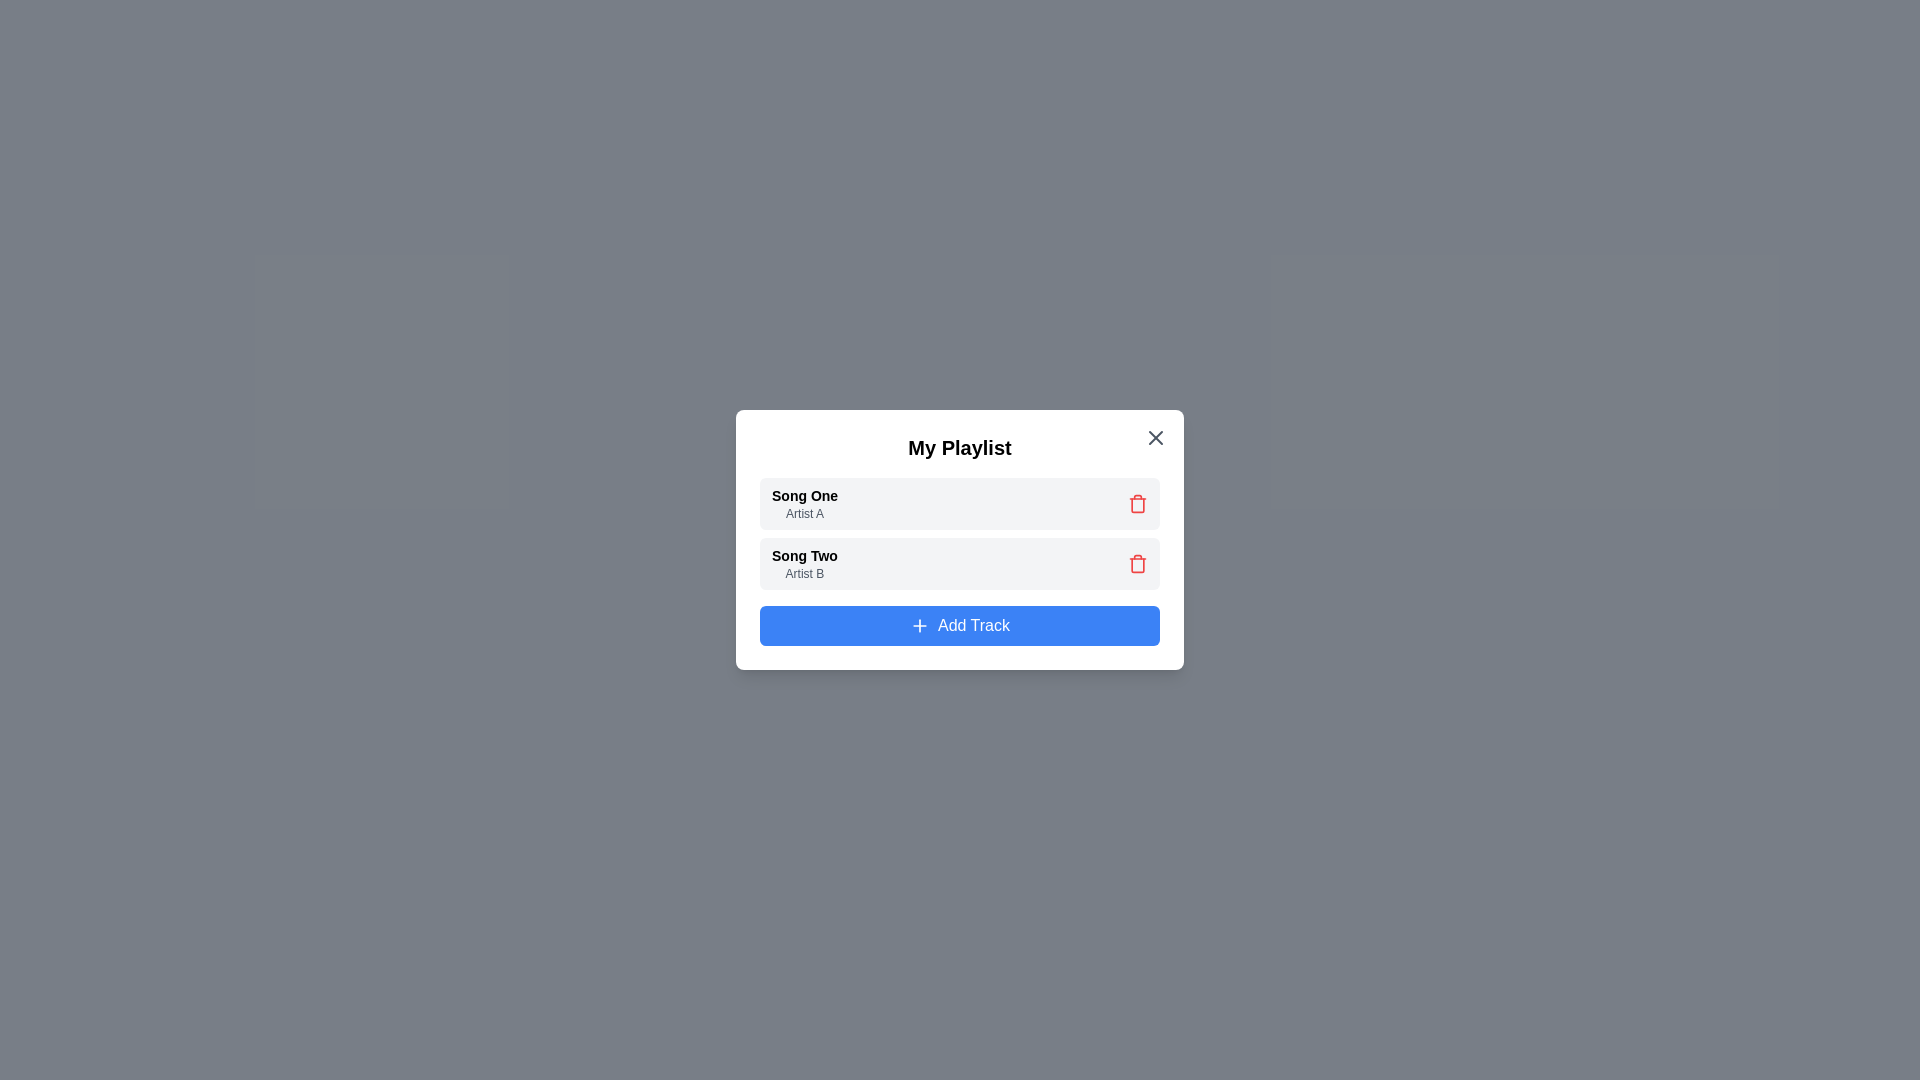 The image size is (1920, 1080). What do you see at coordinates (960, 446) in the screenshot?
I see `text label that says 'My Playlist', which is a prominent and bold text component located at the top center of the card interface` at bounding box center [960, 446].